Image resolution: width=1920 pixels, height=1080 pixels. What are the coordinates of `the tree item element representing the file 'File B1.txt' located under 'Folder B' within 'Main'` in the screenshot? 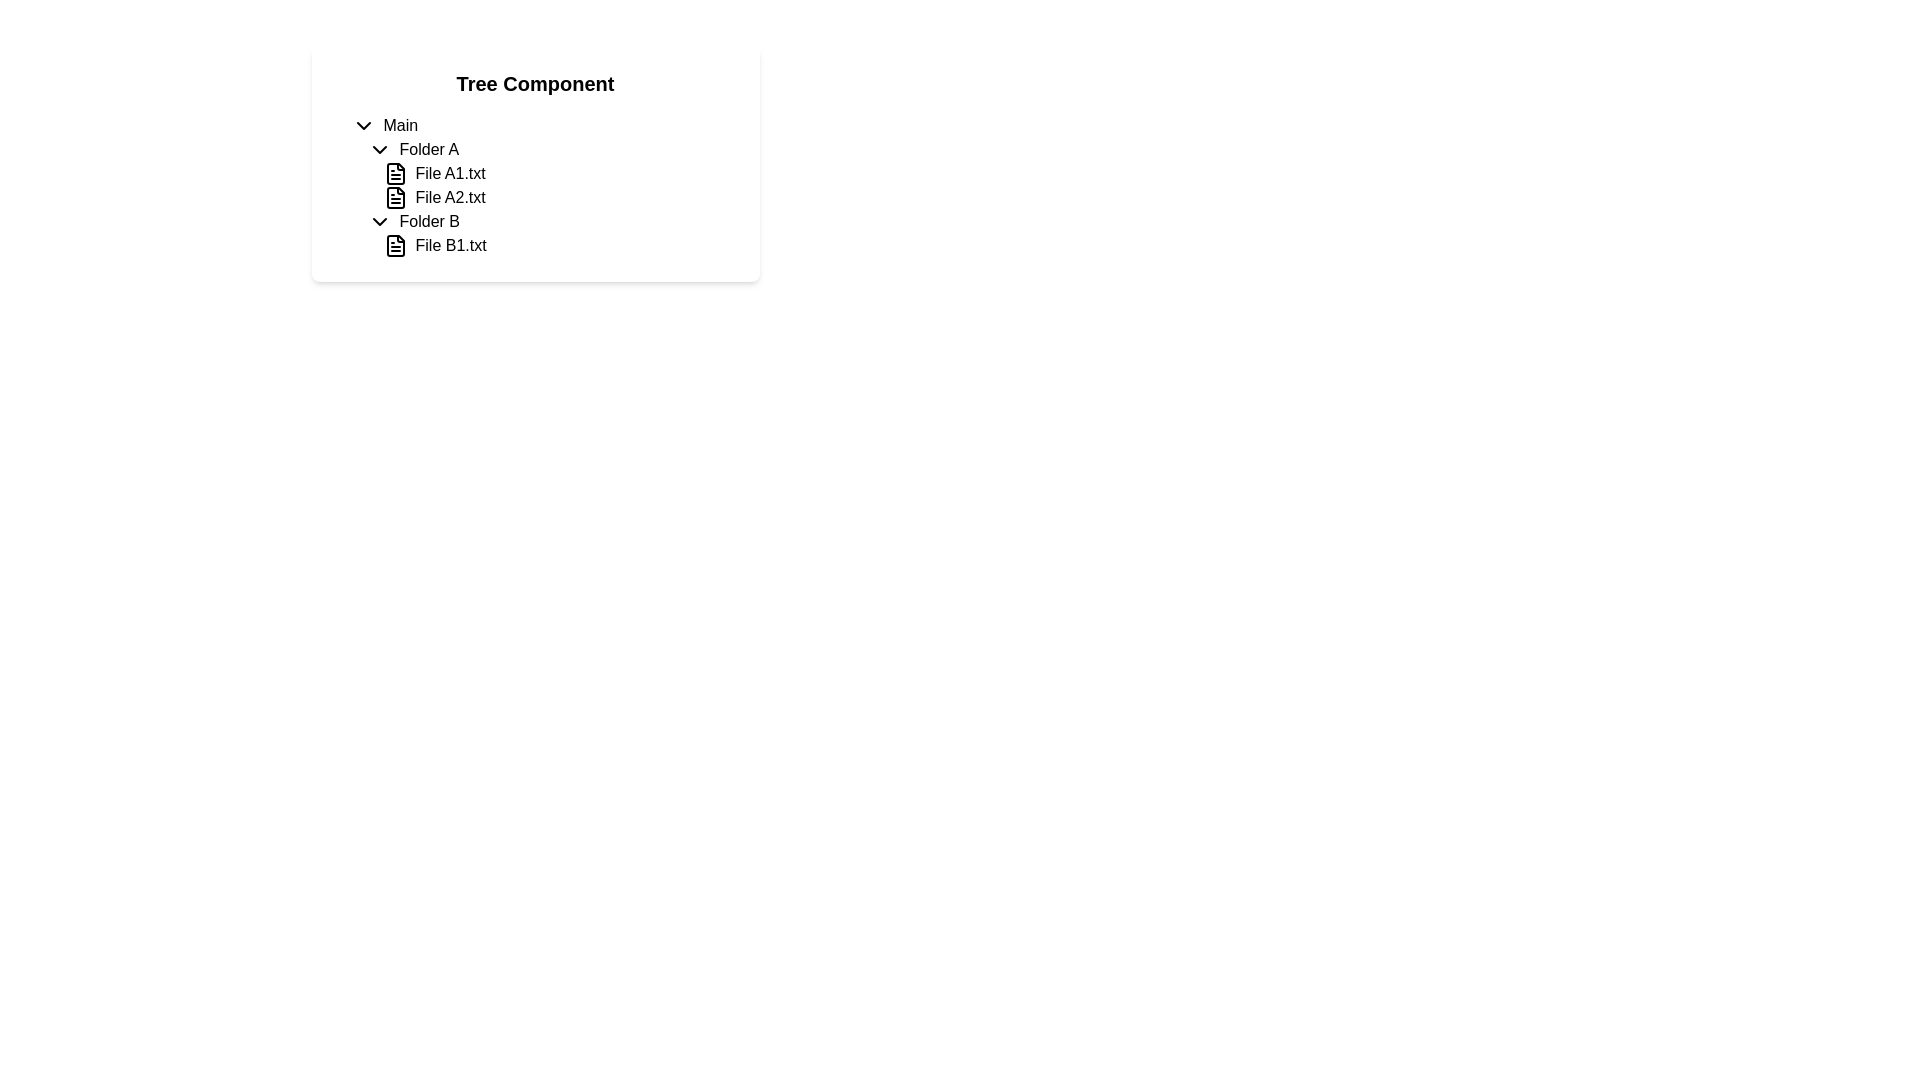 It's located at (543, 233).